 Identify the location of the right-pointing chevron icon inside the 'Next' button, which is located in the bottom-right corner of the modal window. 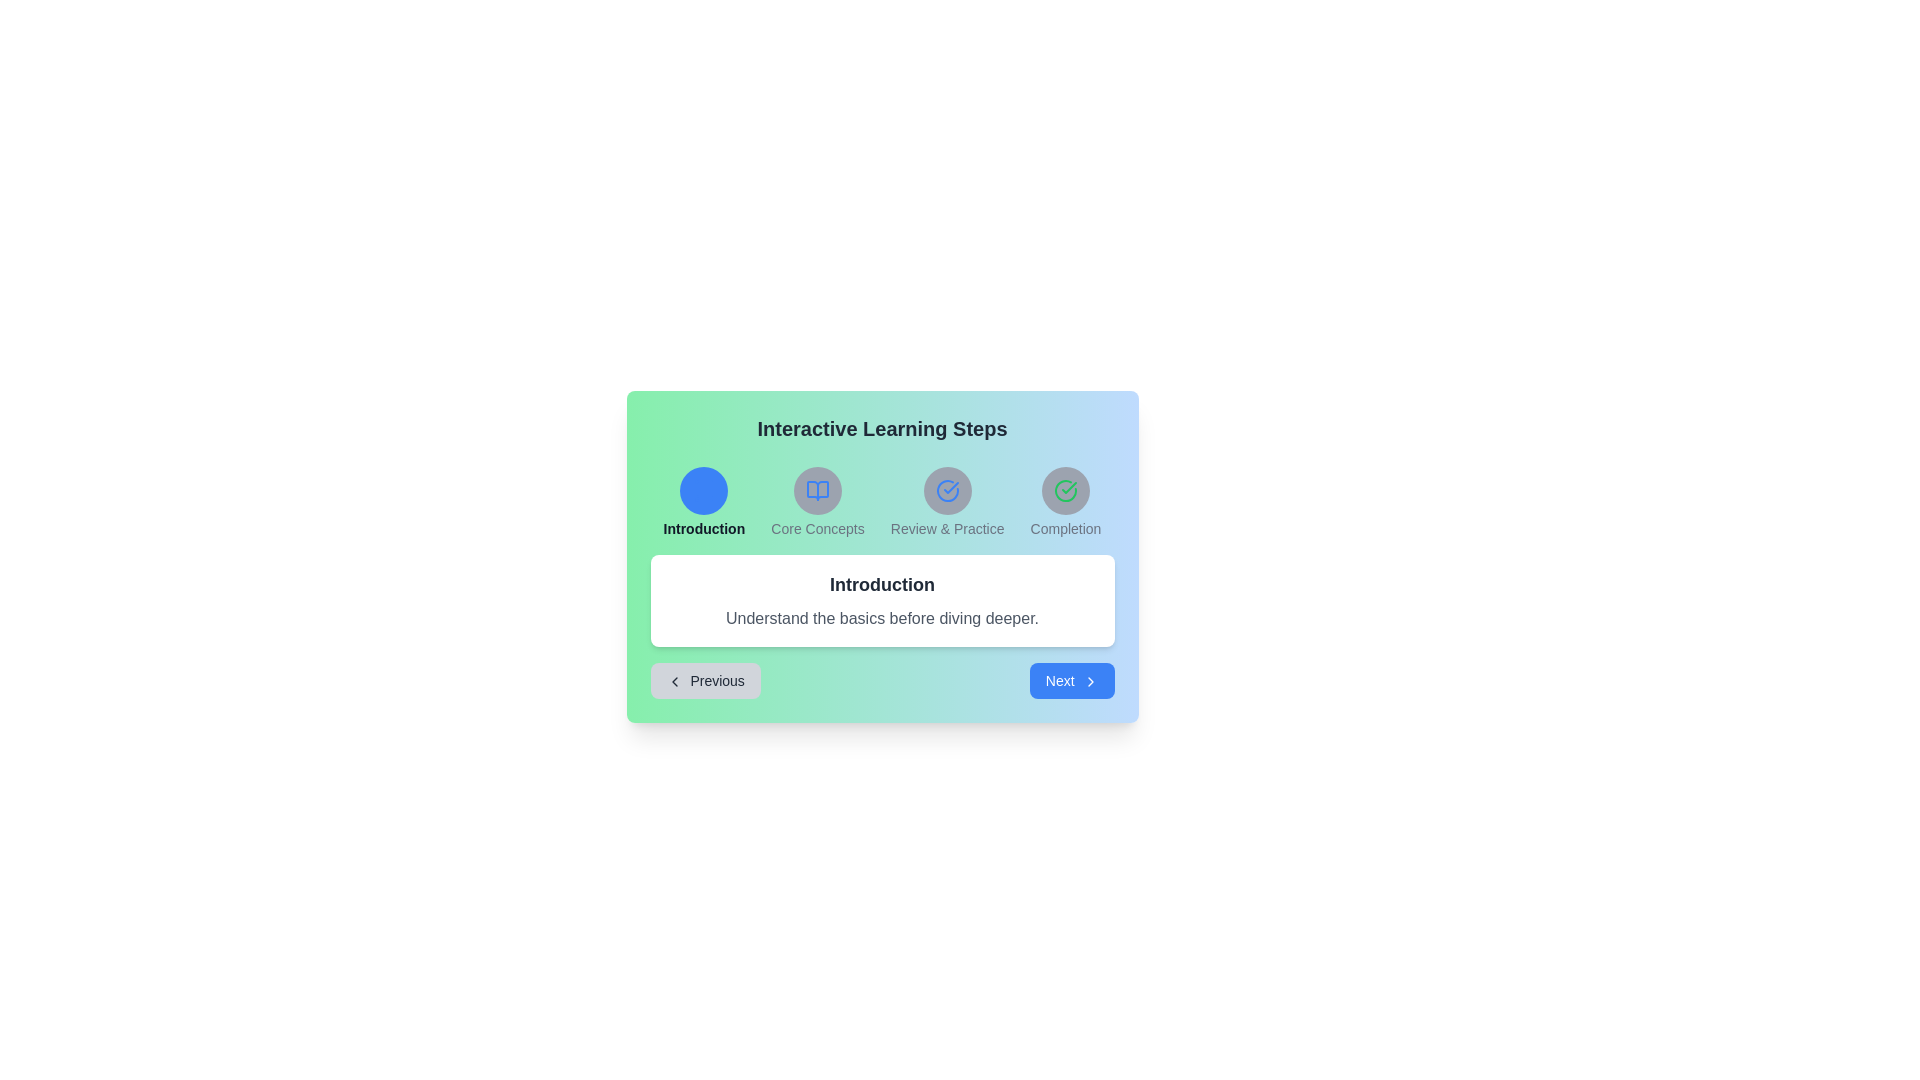
(1089, 681).